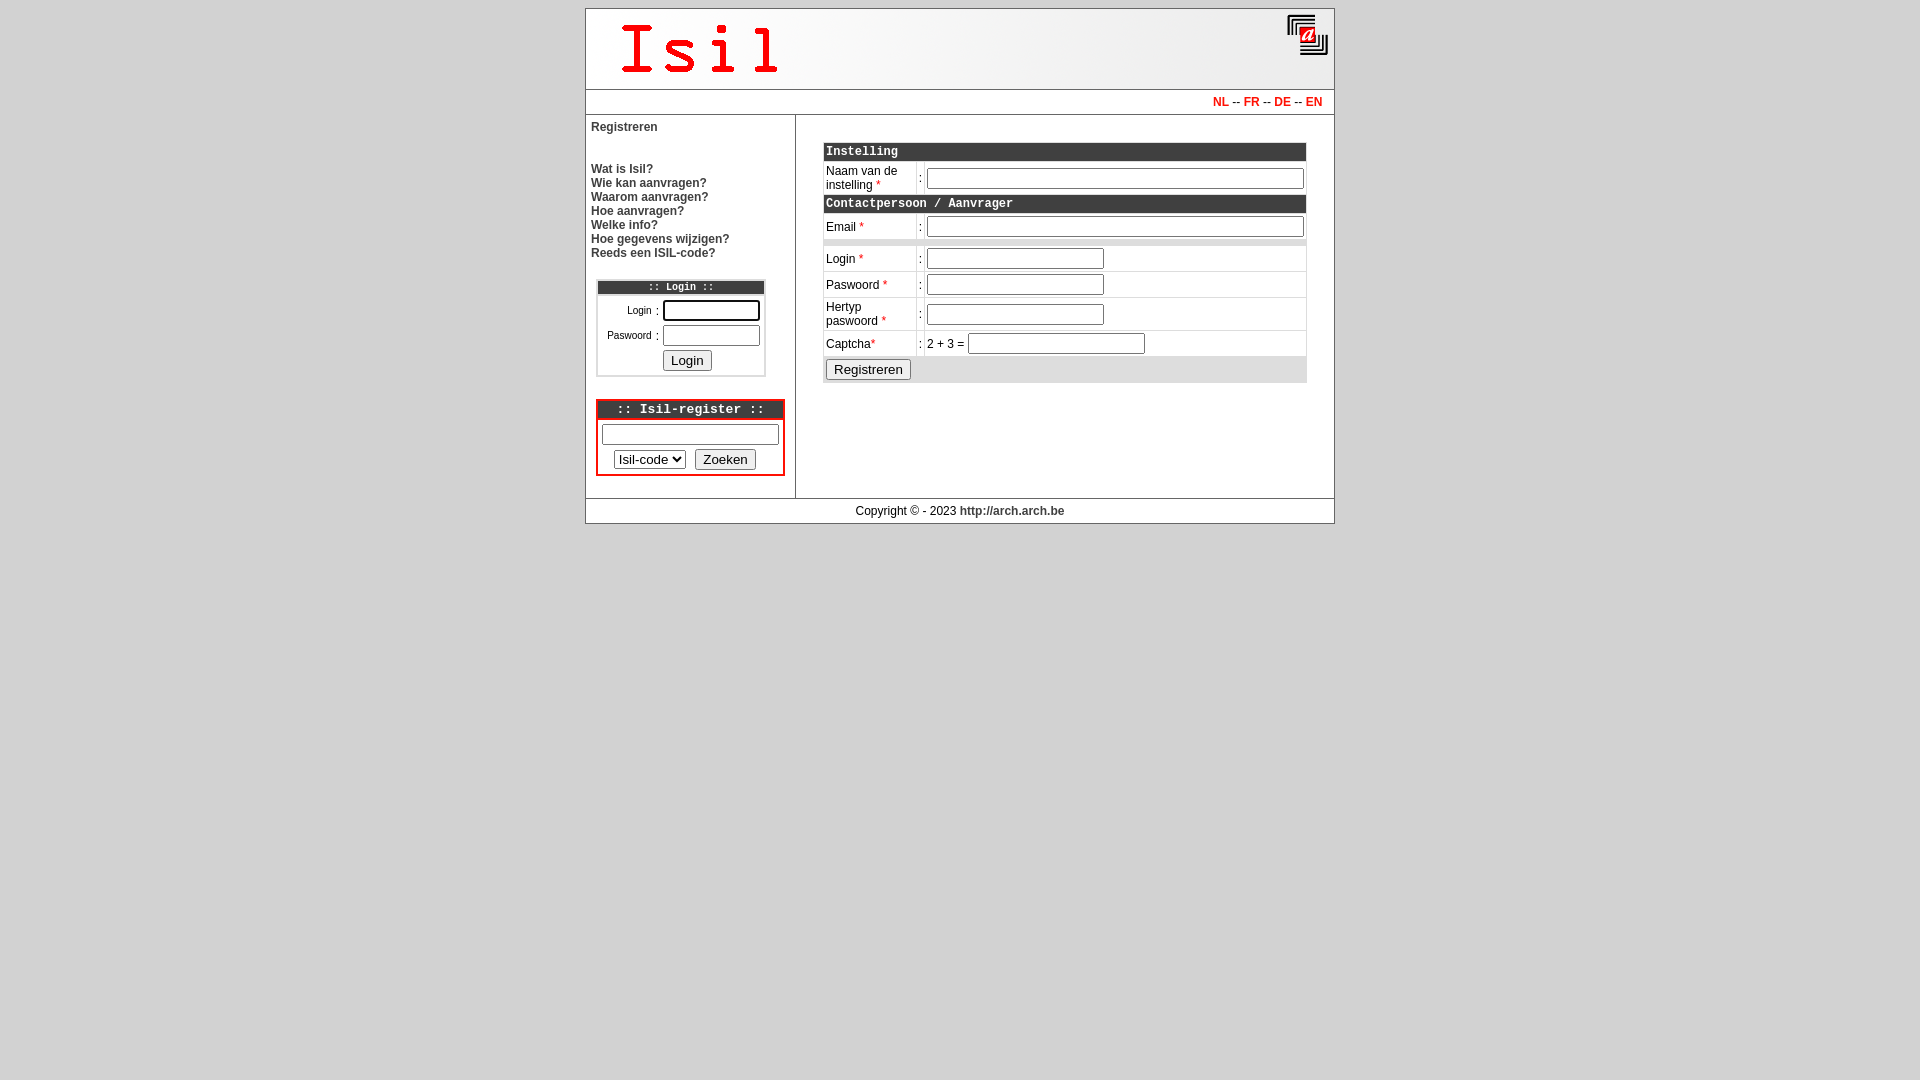 Image resolution: width=1920 pixels, height=1080 pixels. What do you see at coordinates (653, 252) in the screenshot?
I see `'Reeds een ISIL-code?'` at bounding box center [653, 252].